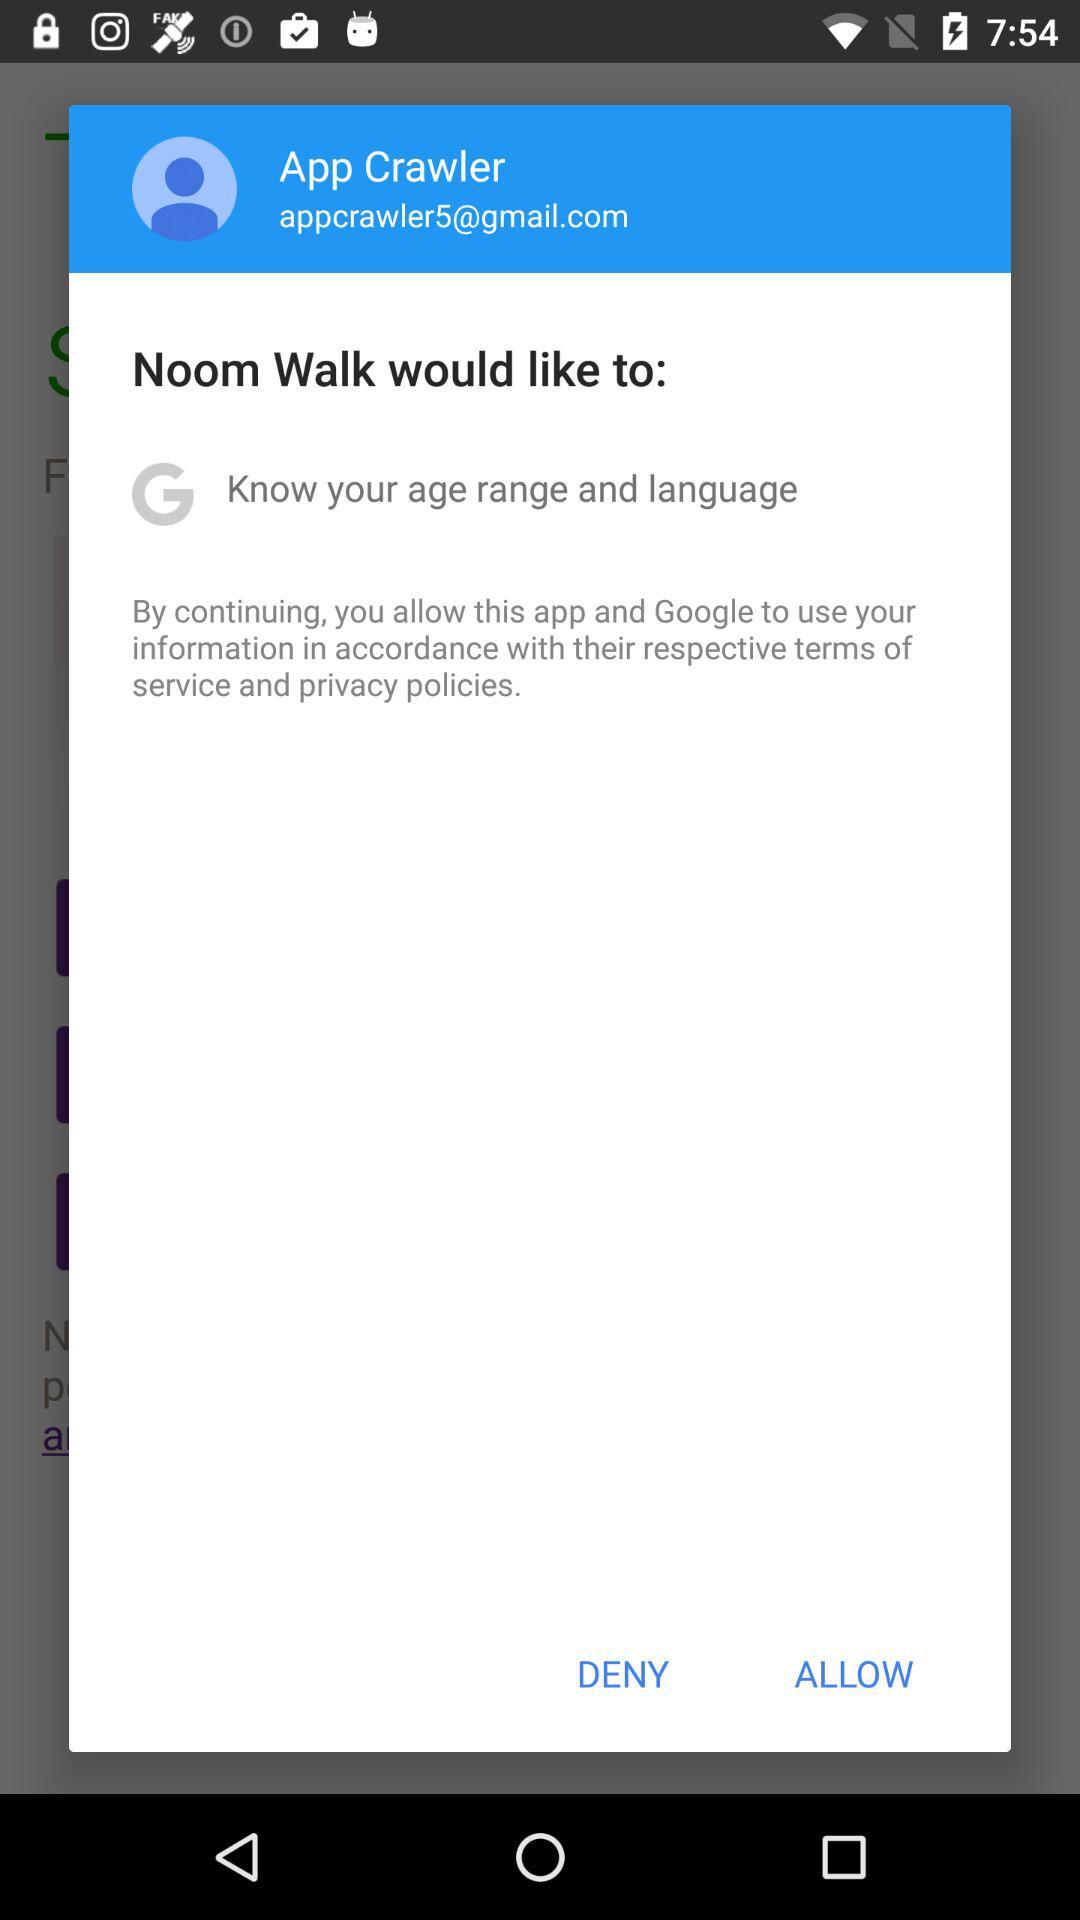 The height and width of the screenshot is (1920, 1080). Describe the element at coordinates (621, 1673) in the screenshot. I see `the deny` at that location.